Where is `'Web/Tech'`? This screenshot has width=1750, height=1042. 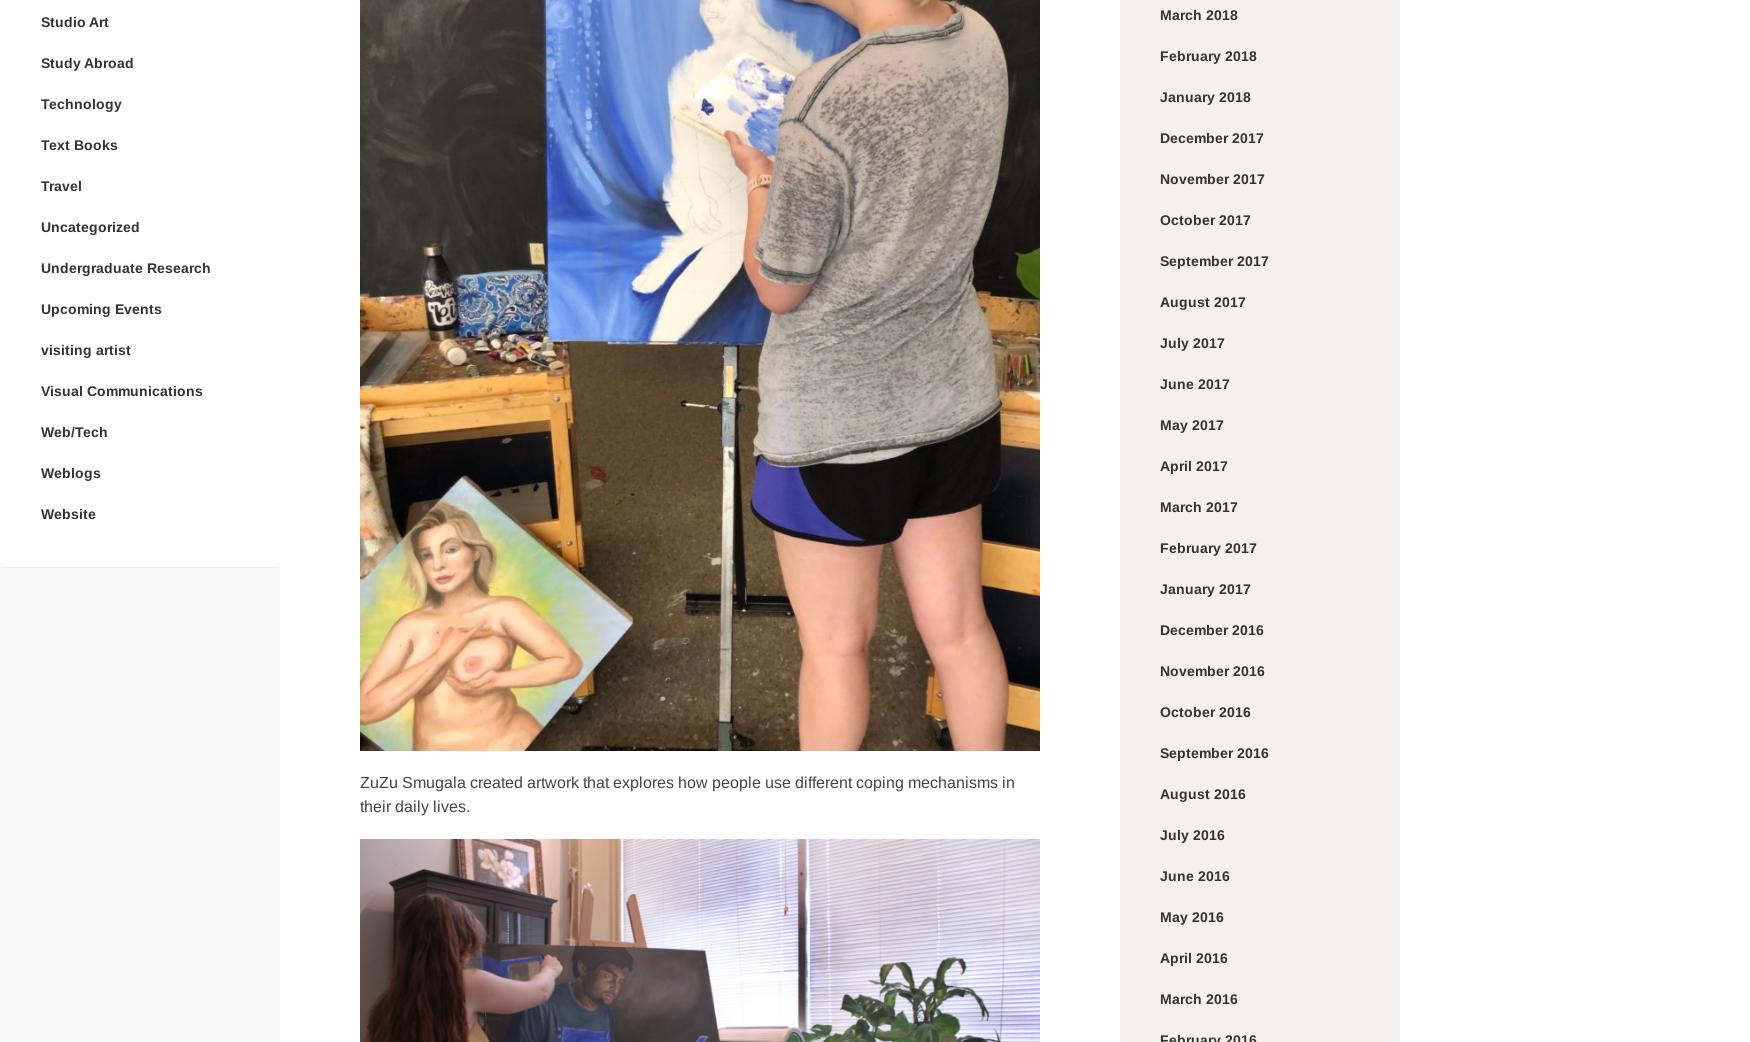 'Web/Tech' is located at coordinates (74, 429).